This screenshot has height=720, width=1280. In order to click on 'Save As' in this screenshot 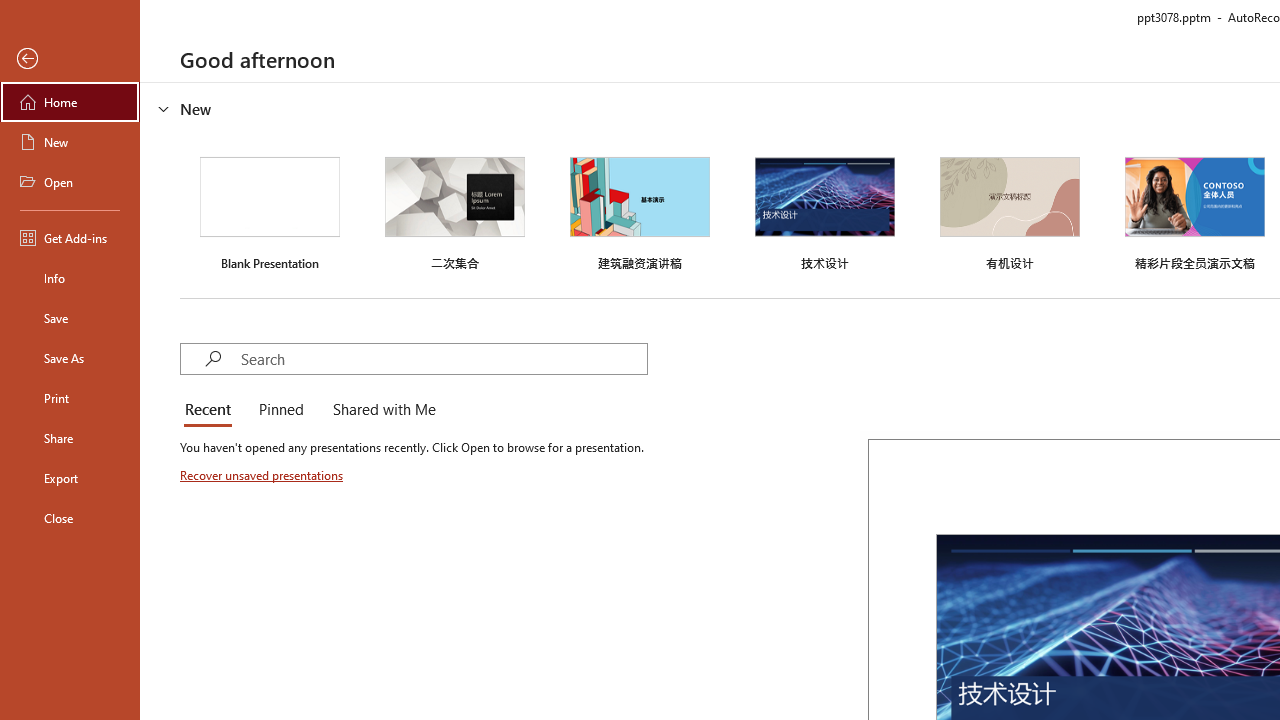, I will do `click(69, 356)`.